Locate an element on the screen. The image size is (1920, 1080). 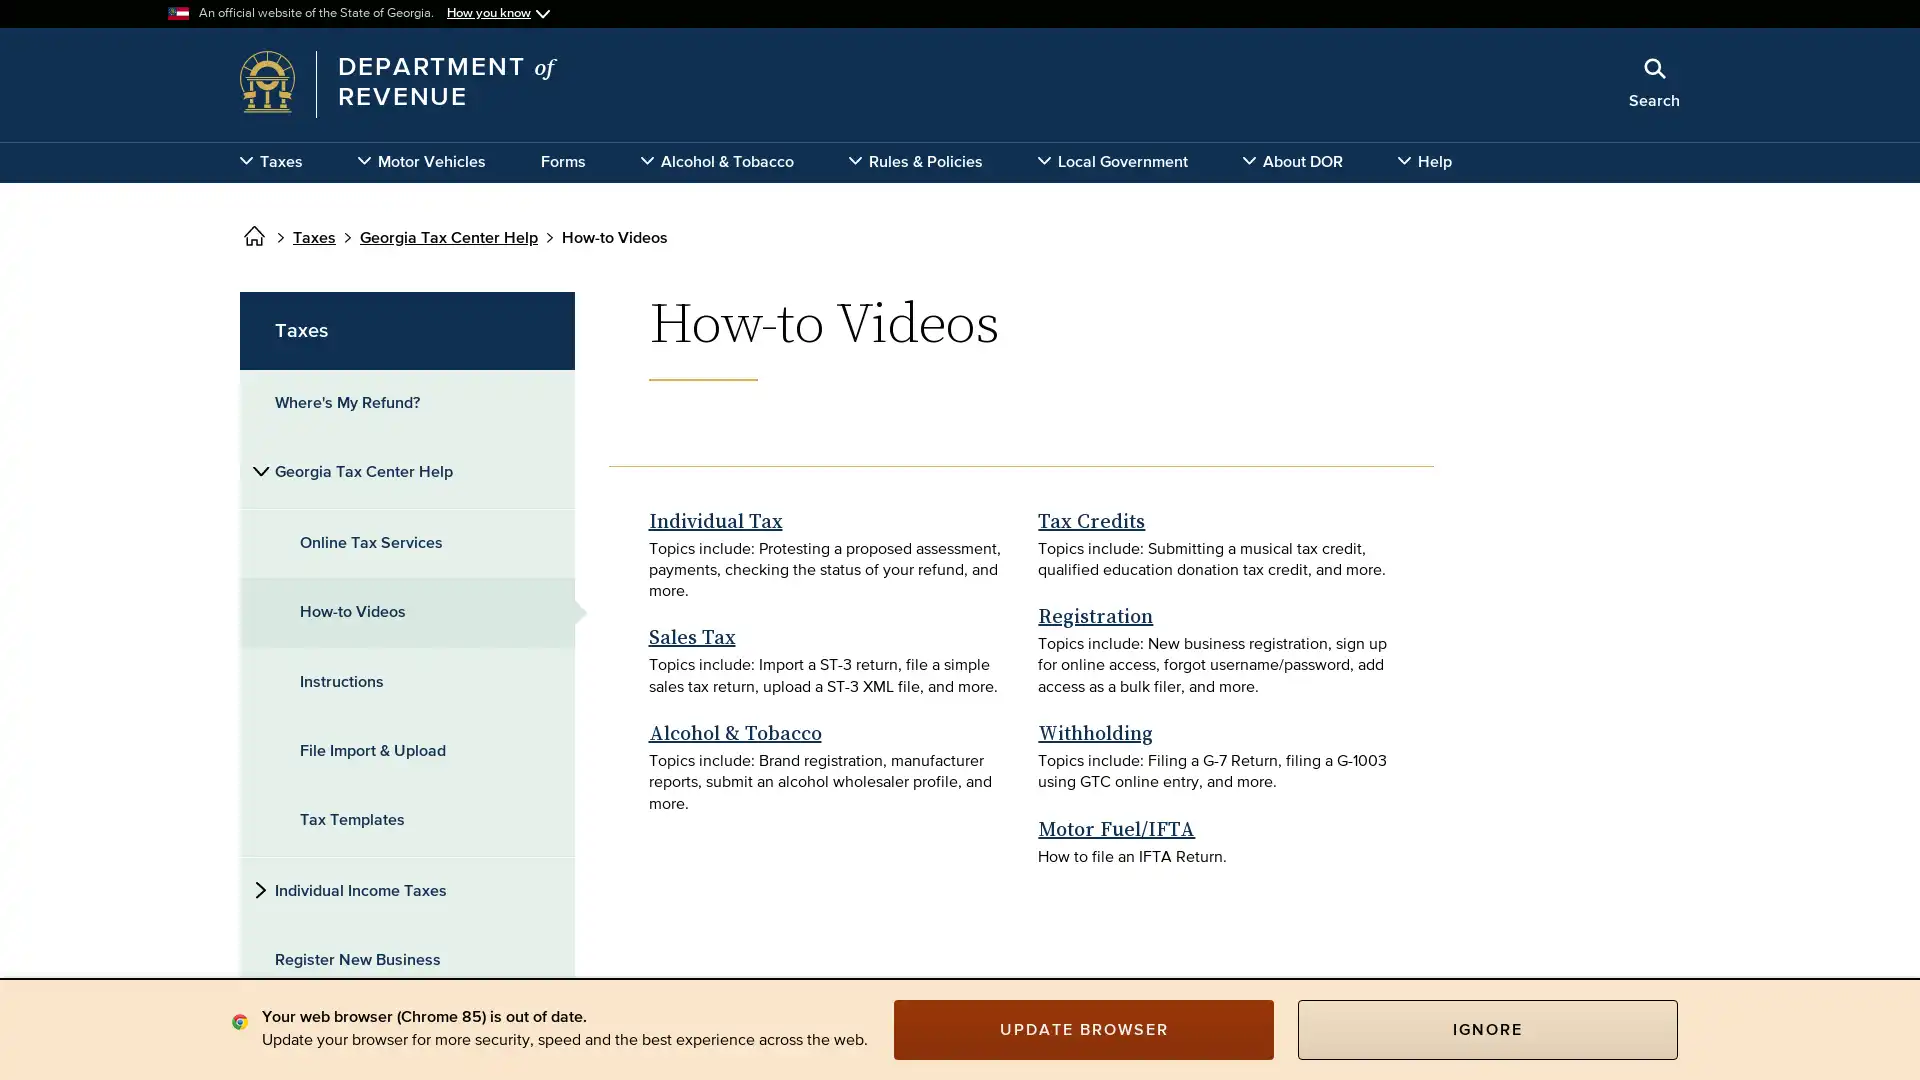
Side subnavigation toggle for 'Business Taxes' is located at coordinates (259, 1032).